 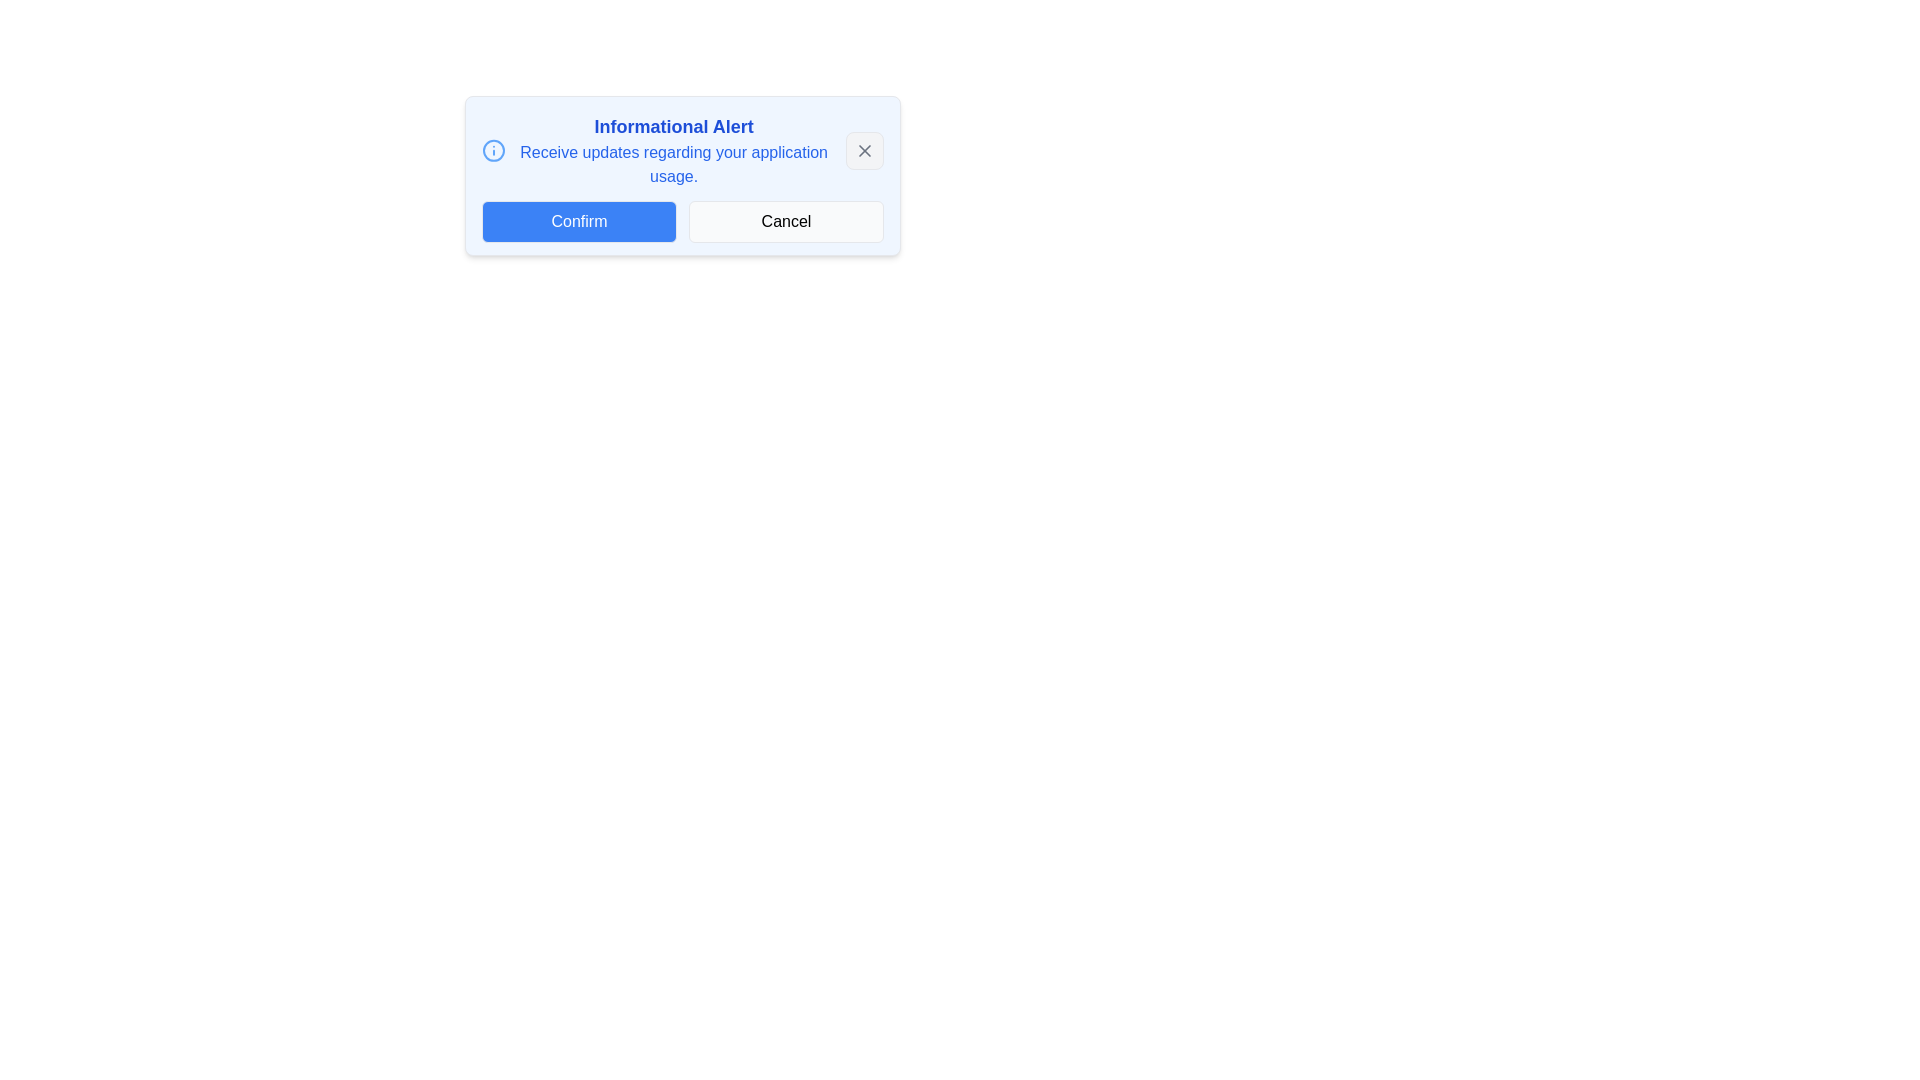 What do you see at coordinates (494, 149) in the screenshot?
I see `the circular element with a light blue outline and a white interior, located next to the title 'Informational Alert' in the modal dialog box` at bounding box center [494, 149].